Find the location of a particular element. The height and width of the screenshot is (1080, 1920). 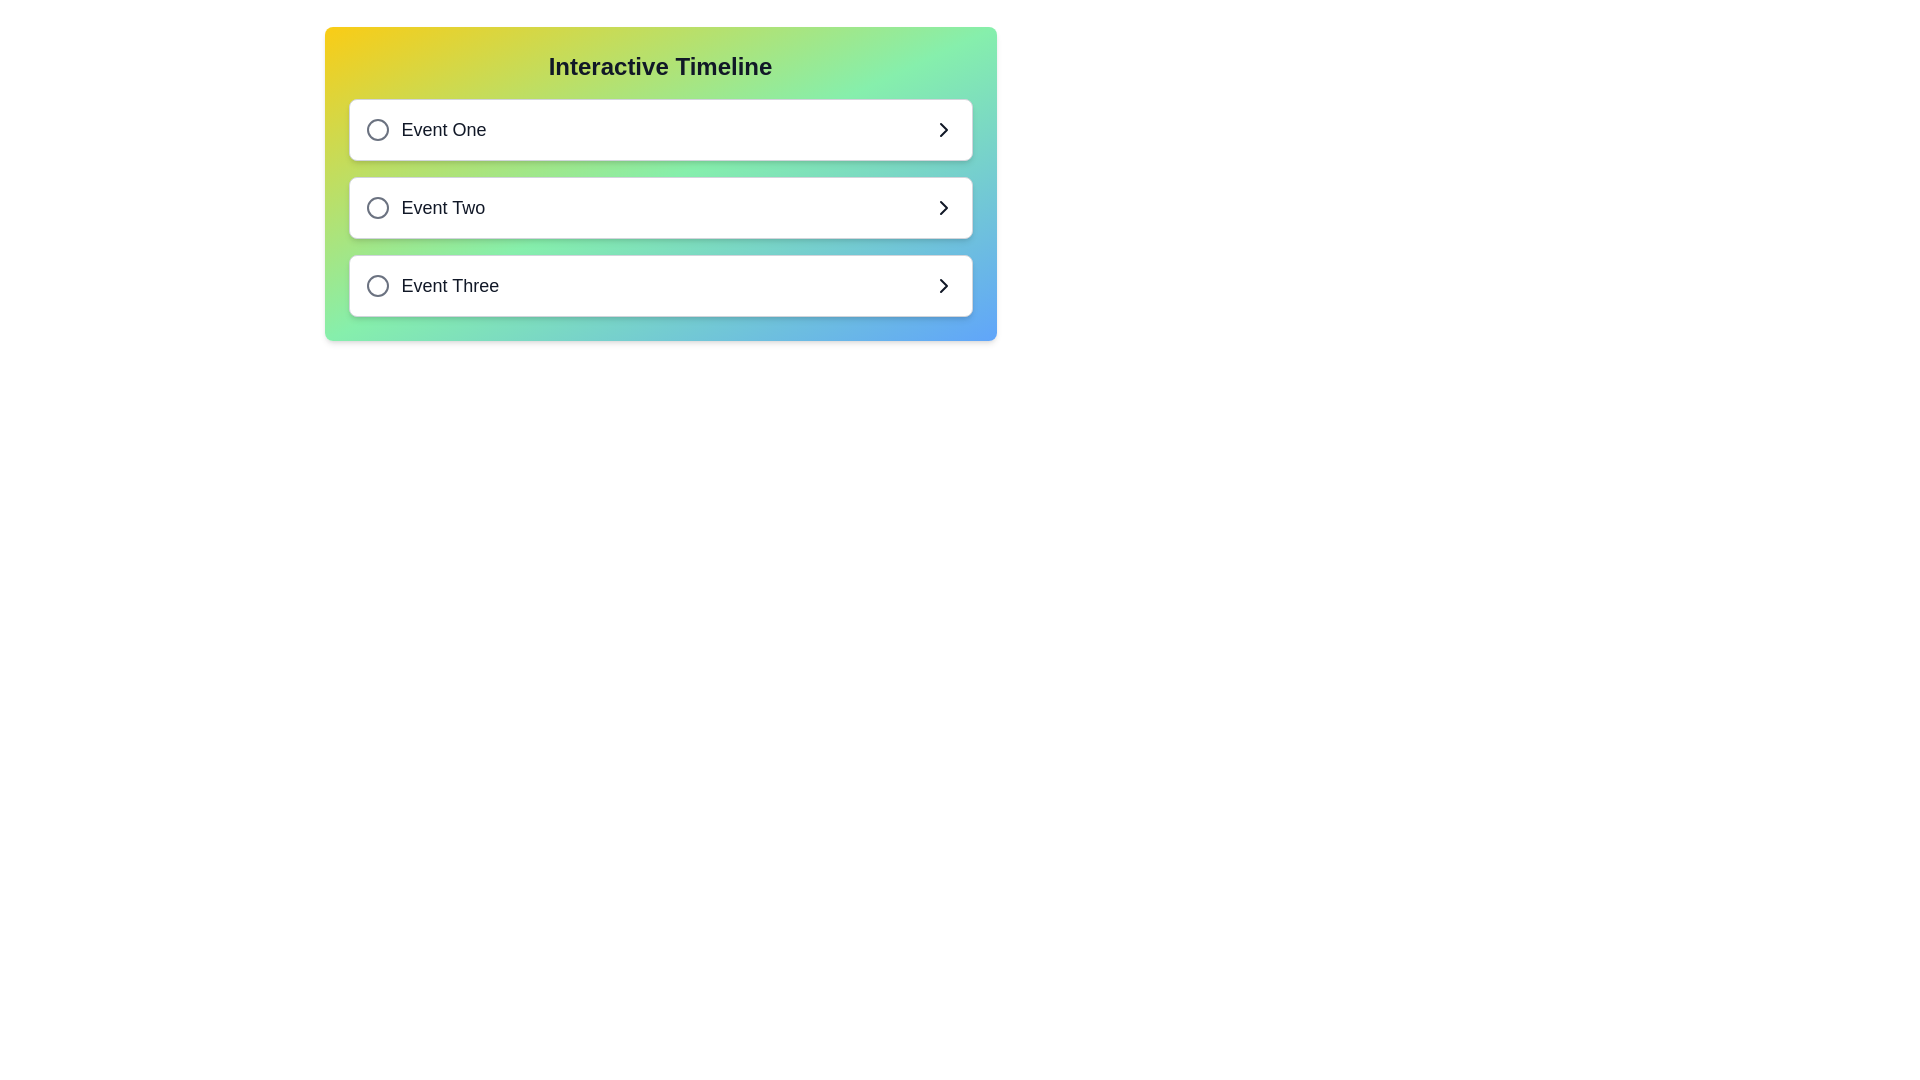

the right-pointing chevron arrow icon located within the topmost interactive box labeled 'Event One' in the 'Interactive Timeline' card is located at coordinates (942, 130).